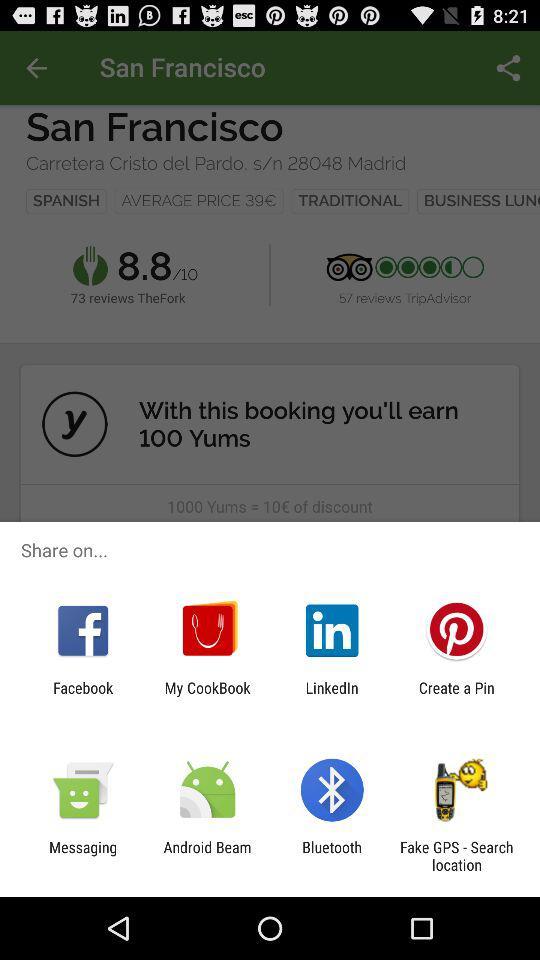  Describe the element at coordinates (206, 696) in the screenshot. I see `the item next to the linkedin icon` at that location.